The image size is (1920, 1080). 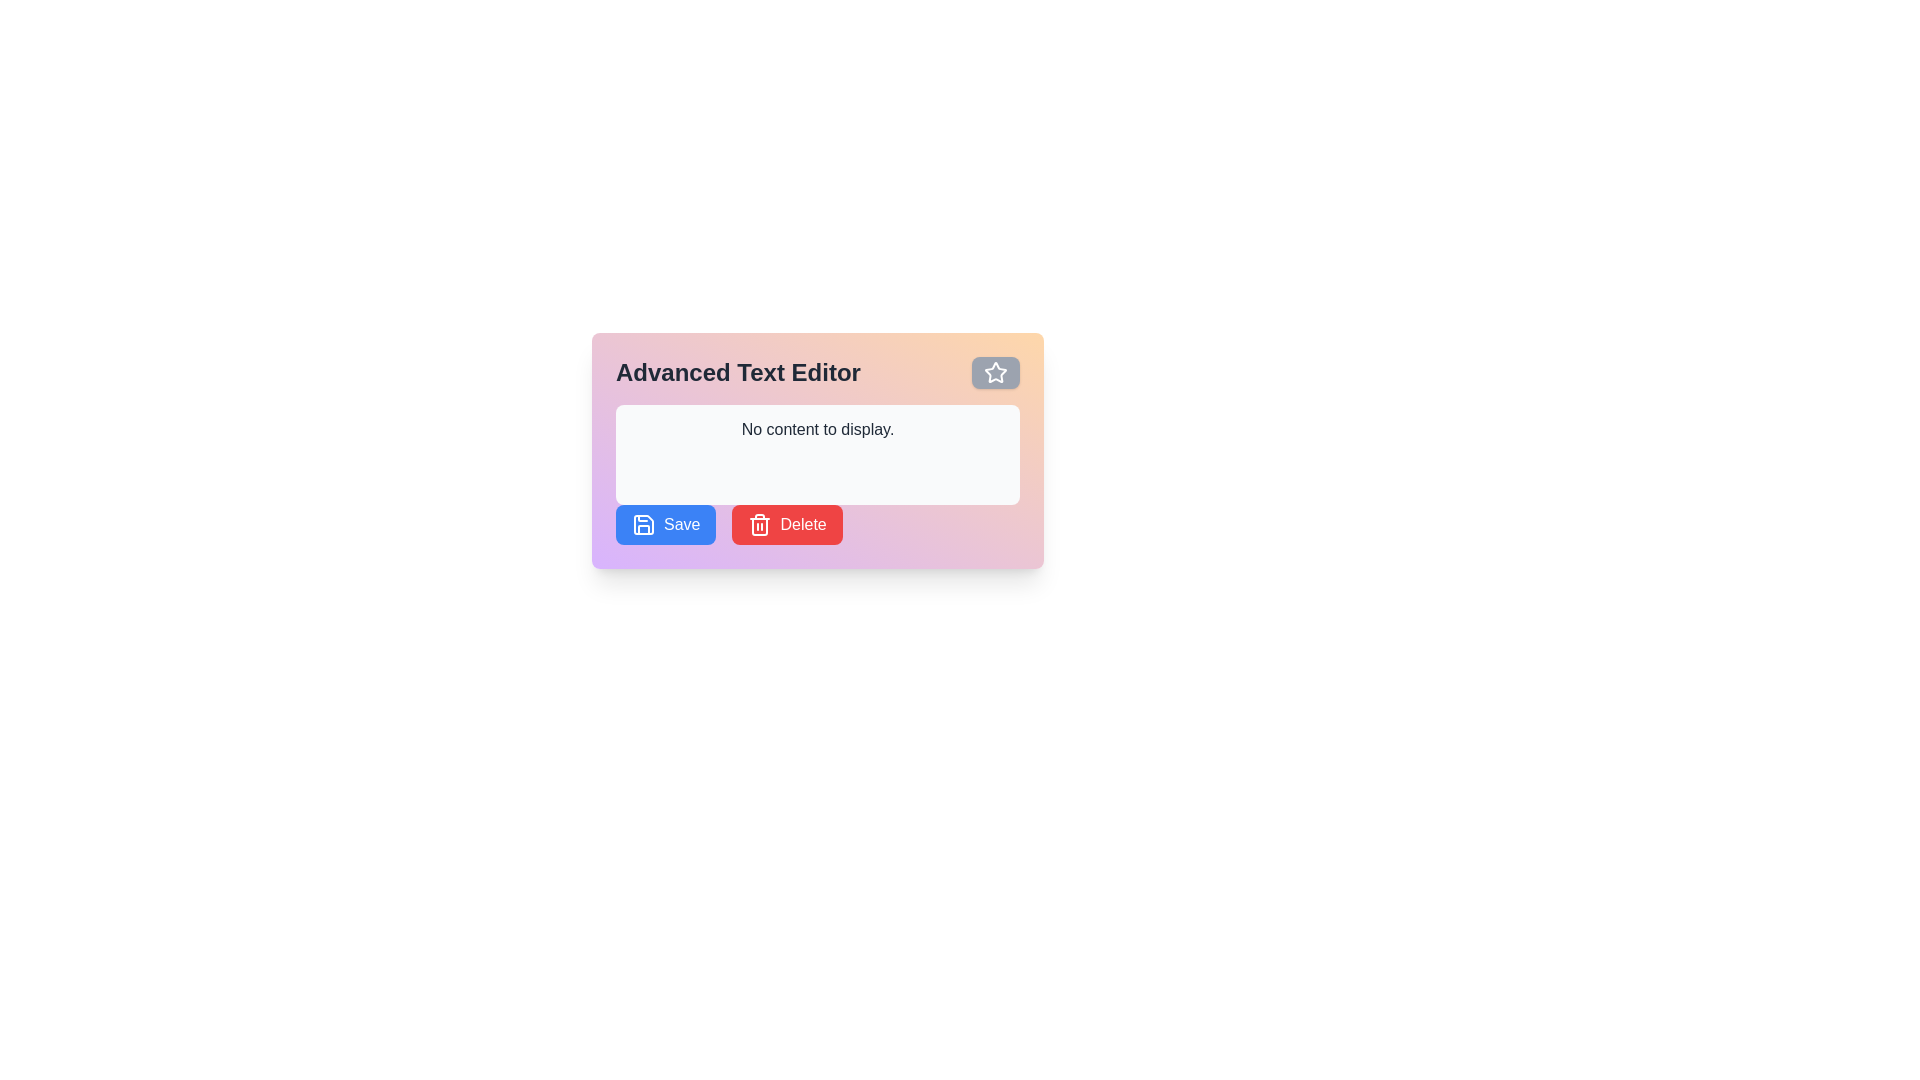 What do you see at coordinates (996, 373) in the screenshot?
I see `the star icon located in the top-right corner of the 'Advanced Text Editor' interface` at bounding box center [996, 373].